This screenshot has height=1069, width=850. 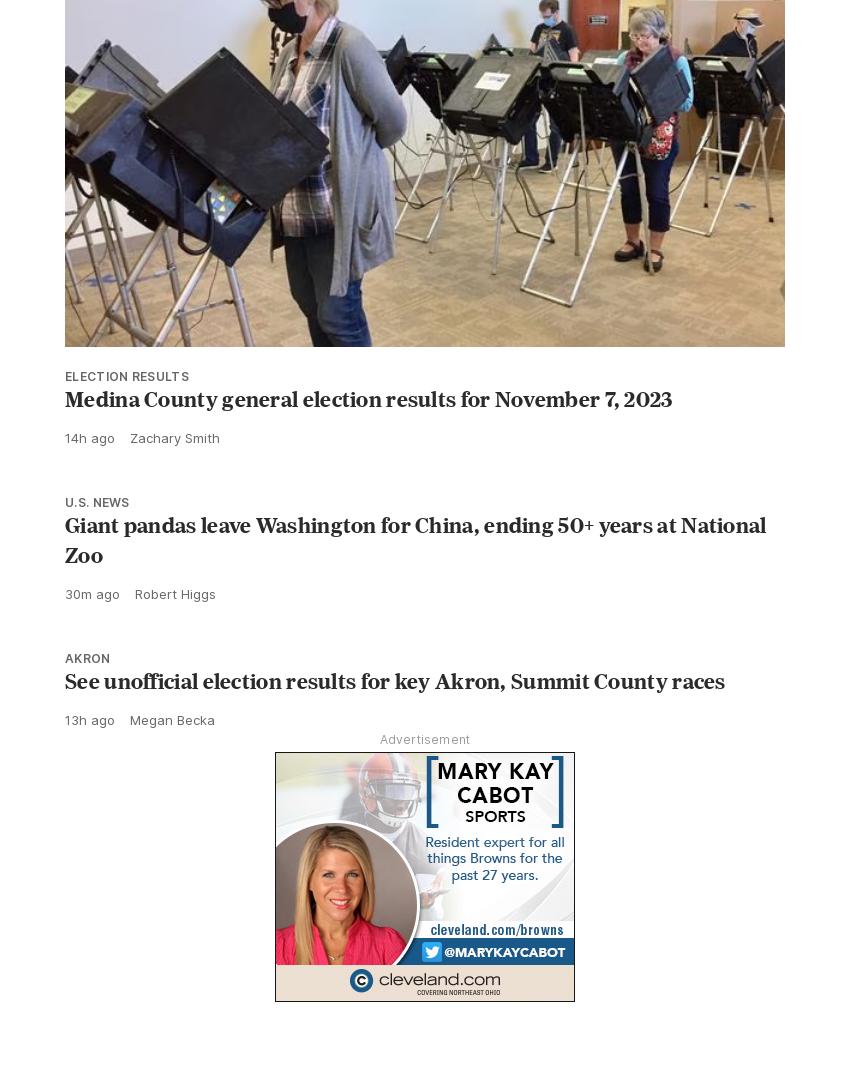 I want to click on 'See unofficial election results for key Akron, Summit County races', so click(x=394, y=679).